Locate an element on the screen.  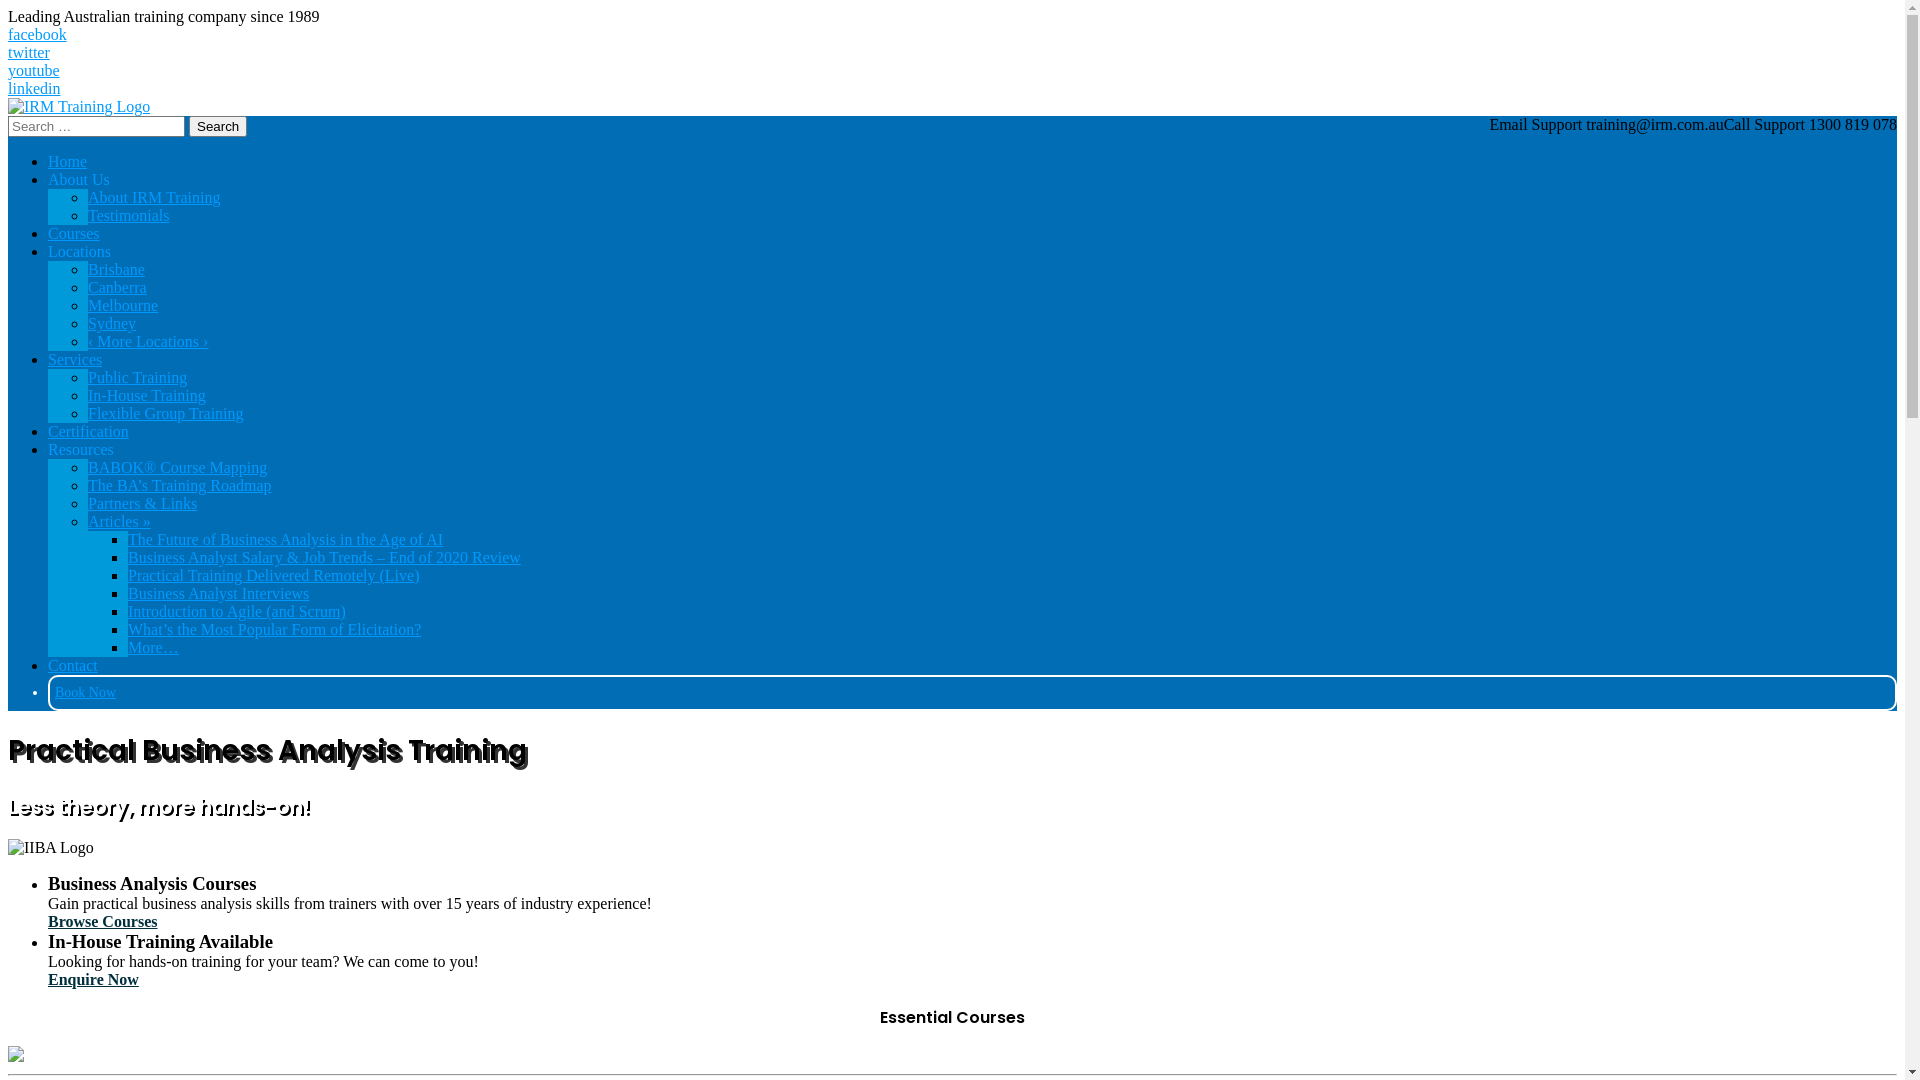
'Certification' is located at coordinates (87, 430).